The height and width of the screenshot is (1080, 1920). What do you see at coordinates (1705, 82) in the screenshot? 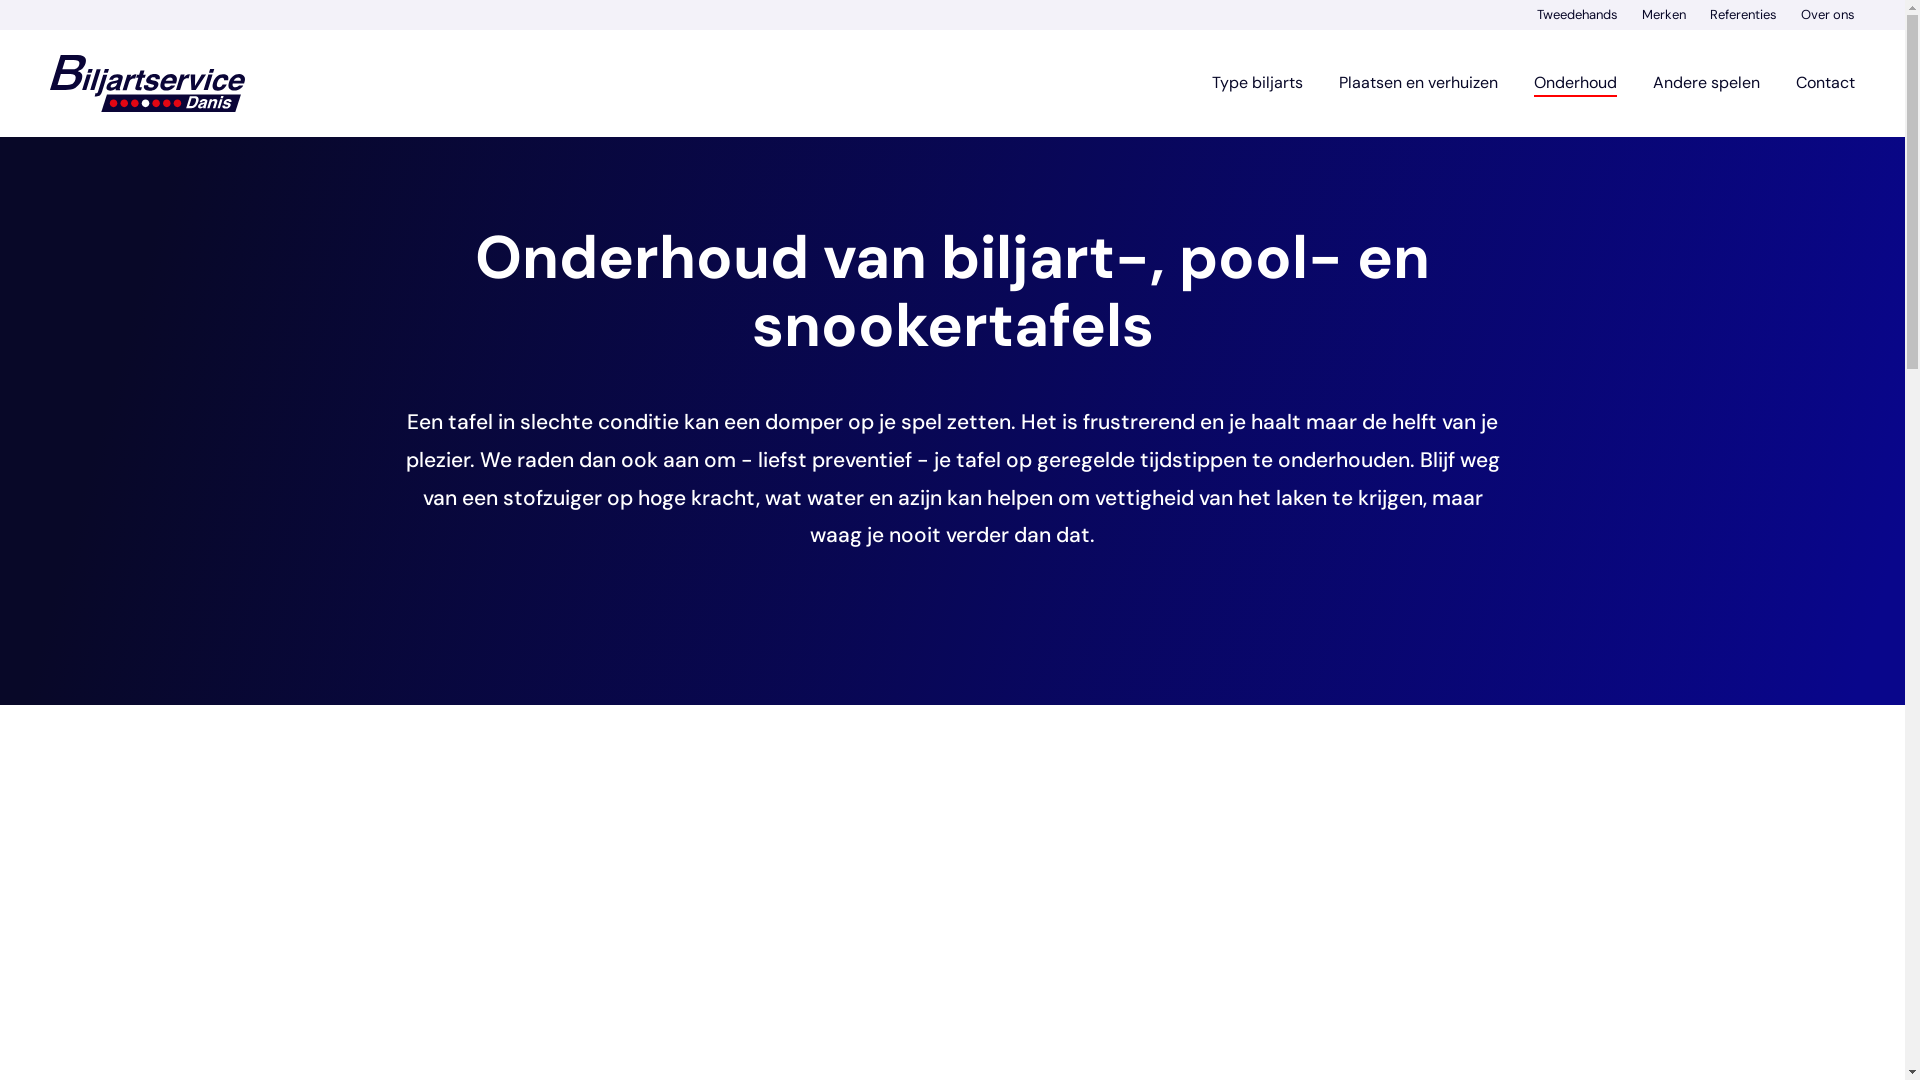
I see `'Andere spelen'` at bounding box center [1705, 82].